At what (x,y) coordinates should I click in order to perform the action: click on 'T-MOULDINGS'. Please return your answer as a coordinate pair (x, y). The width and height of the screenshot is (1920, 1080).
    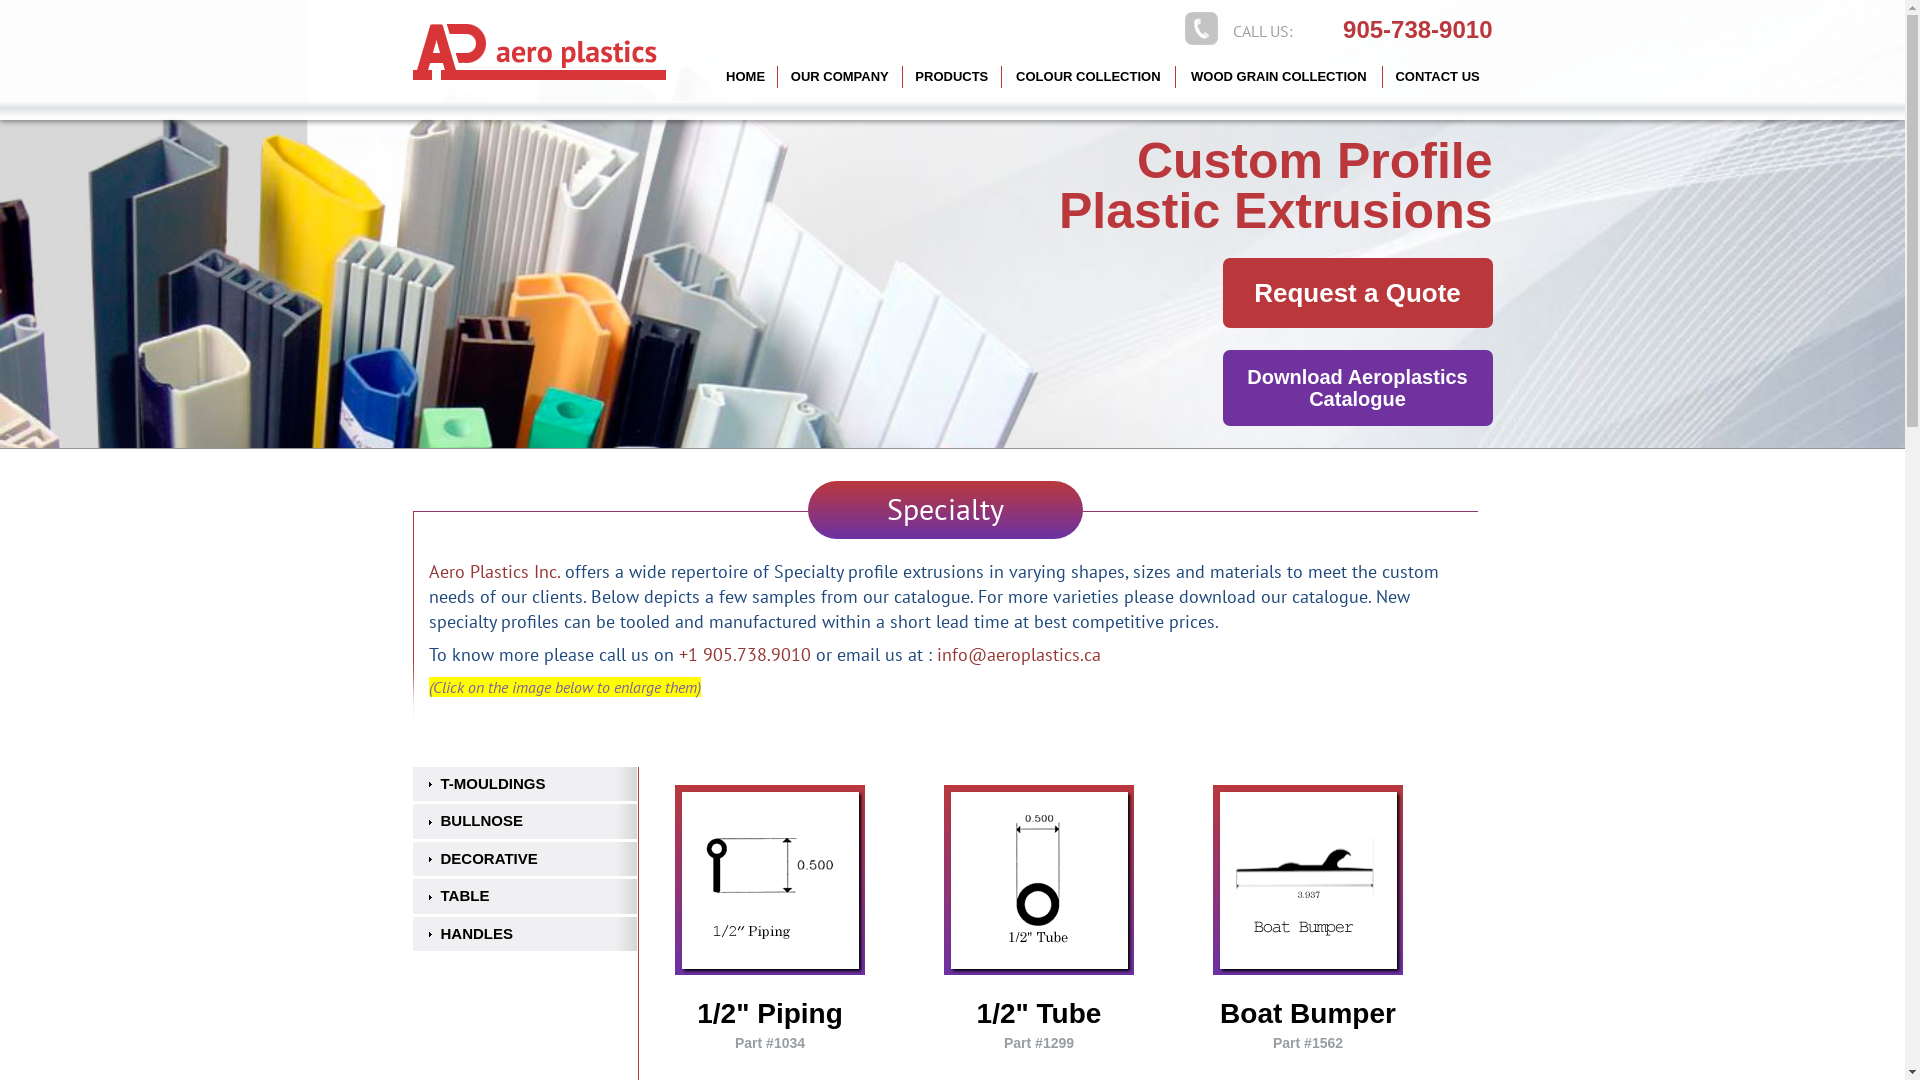
    Looking at the image, I should click on (524, 783).